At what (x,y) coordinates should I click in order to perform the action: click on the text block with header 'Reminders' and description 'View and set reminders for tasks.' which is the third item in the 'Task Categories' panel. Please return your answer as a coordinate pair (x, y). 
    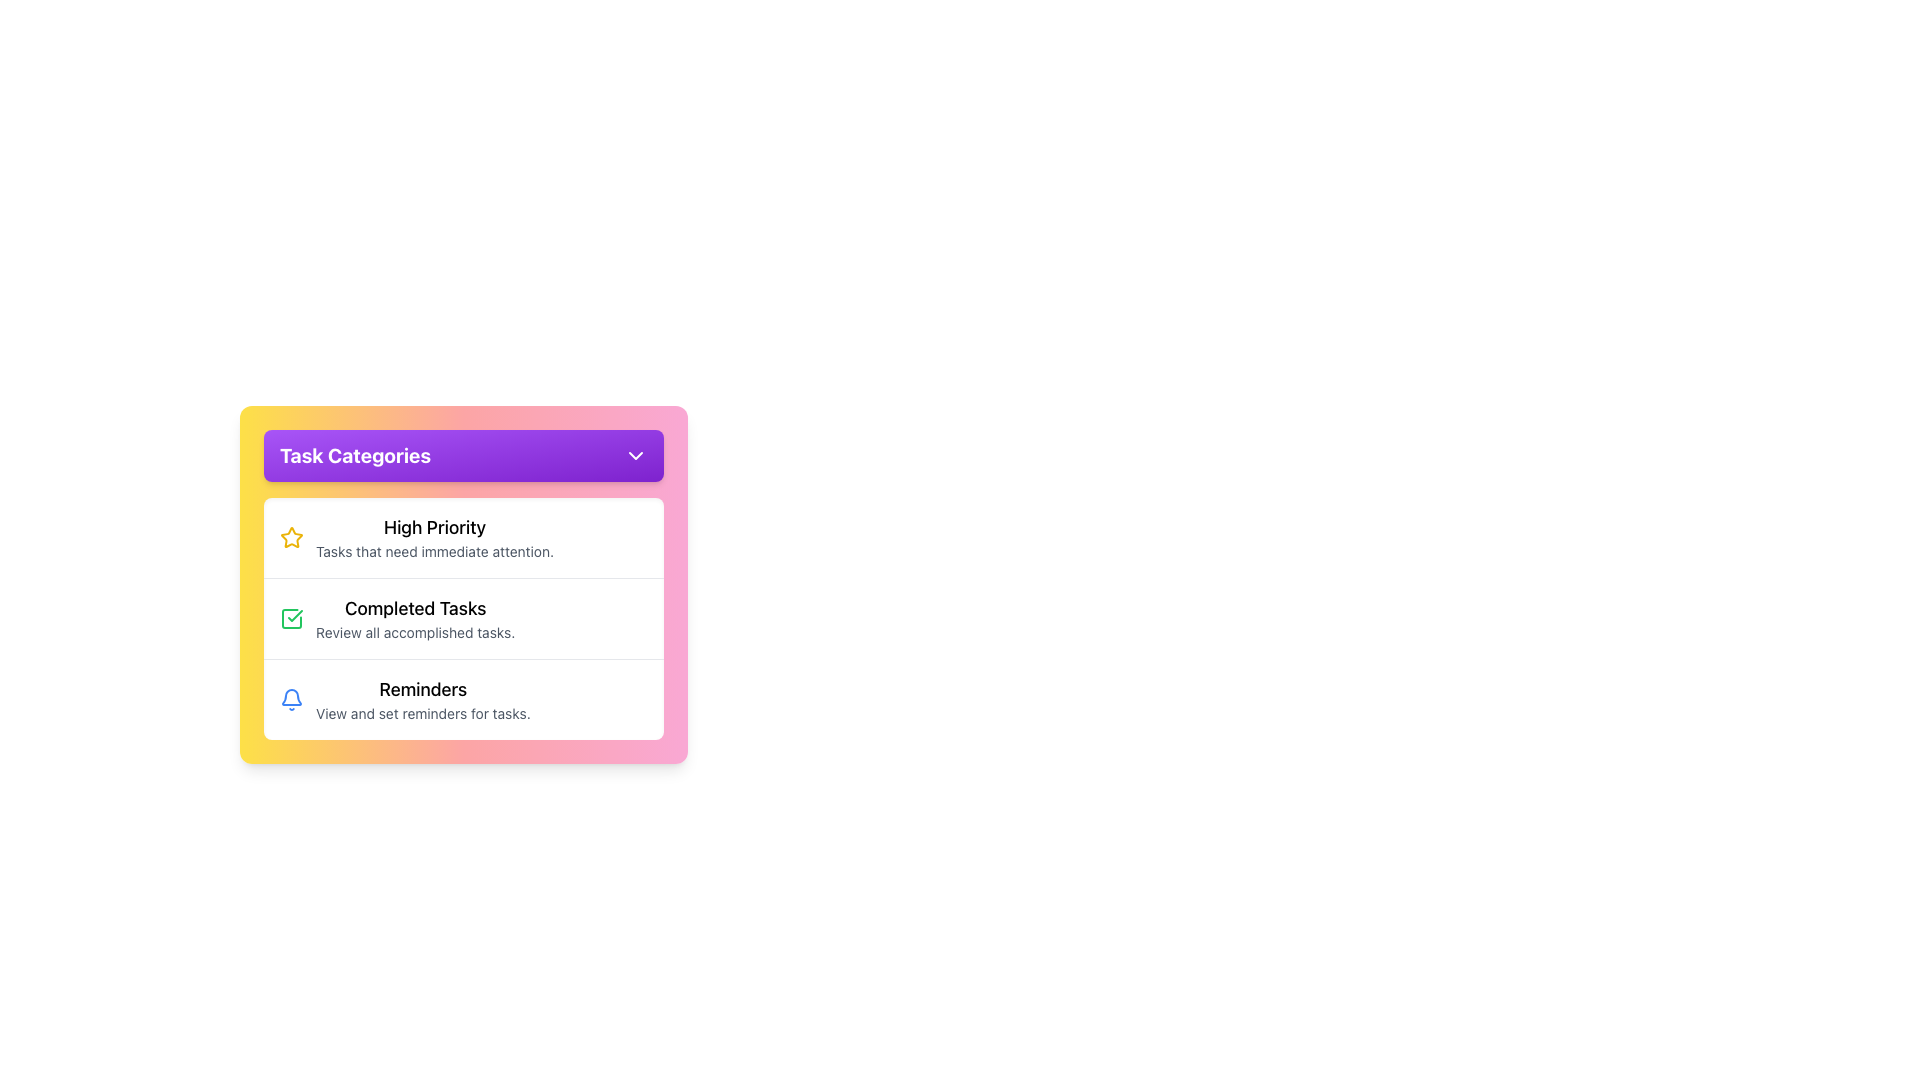
    Looking at the image, I should click on (422, 698).